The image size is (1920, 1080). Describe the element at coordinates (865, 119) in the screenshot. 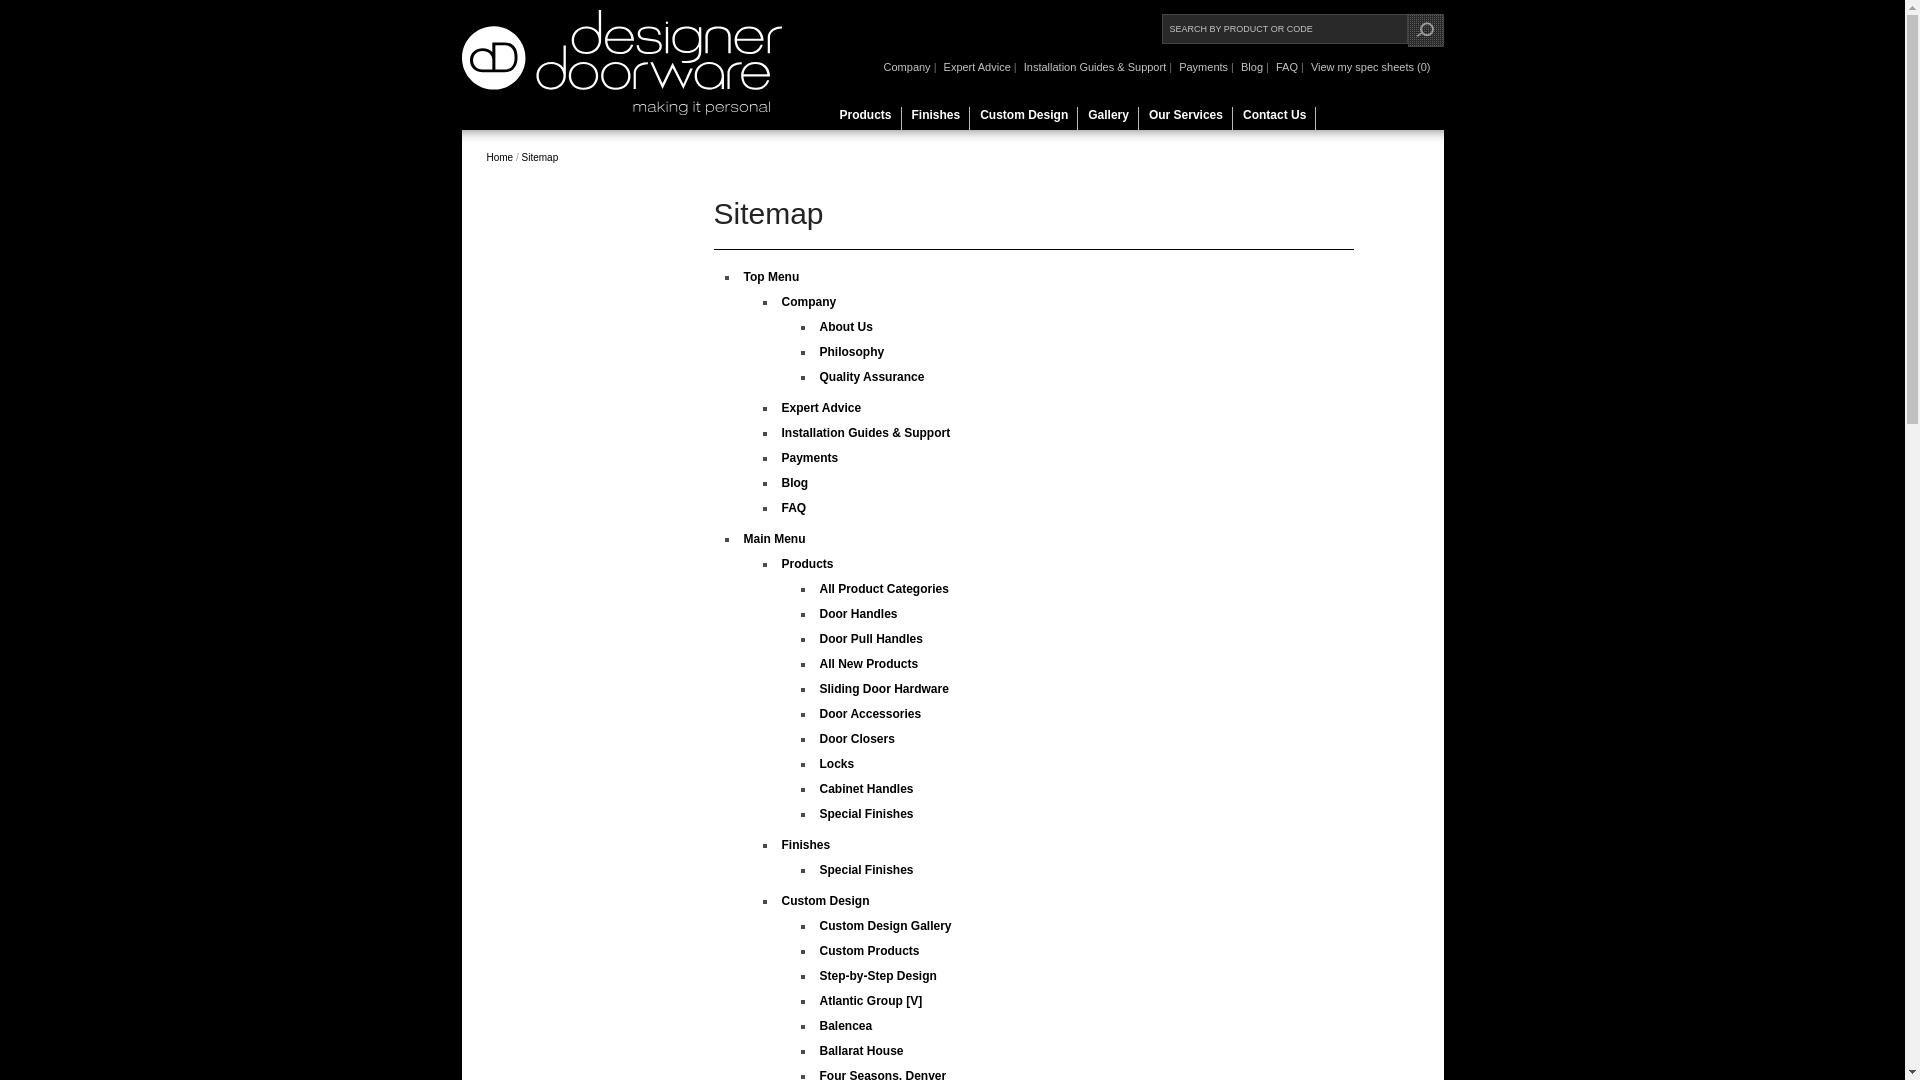

I see `'Products'` at that location.